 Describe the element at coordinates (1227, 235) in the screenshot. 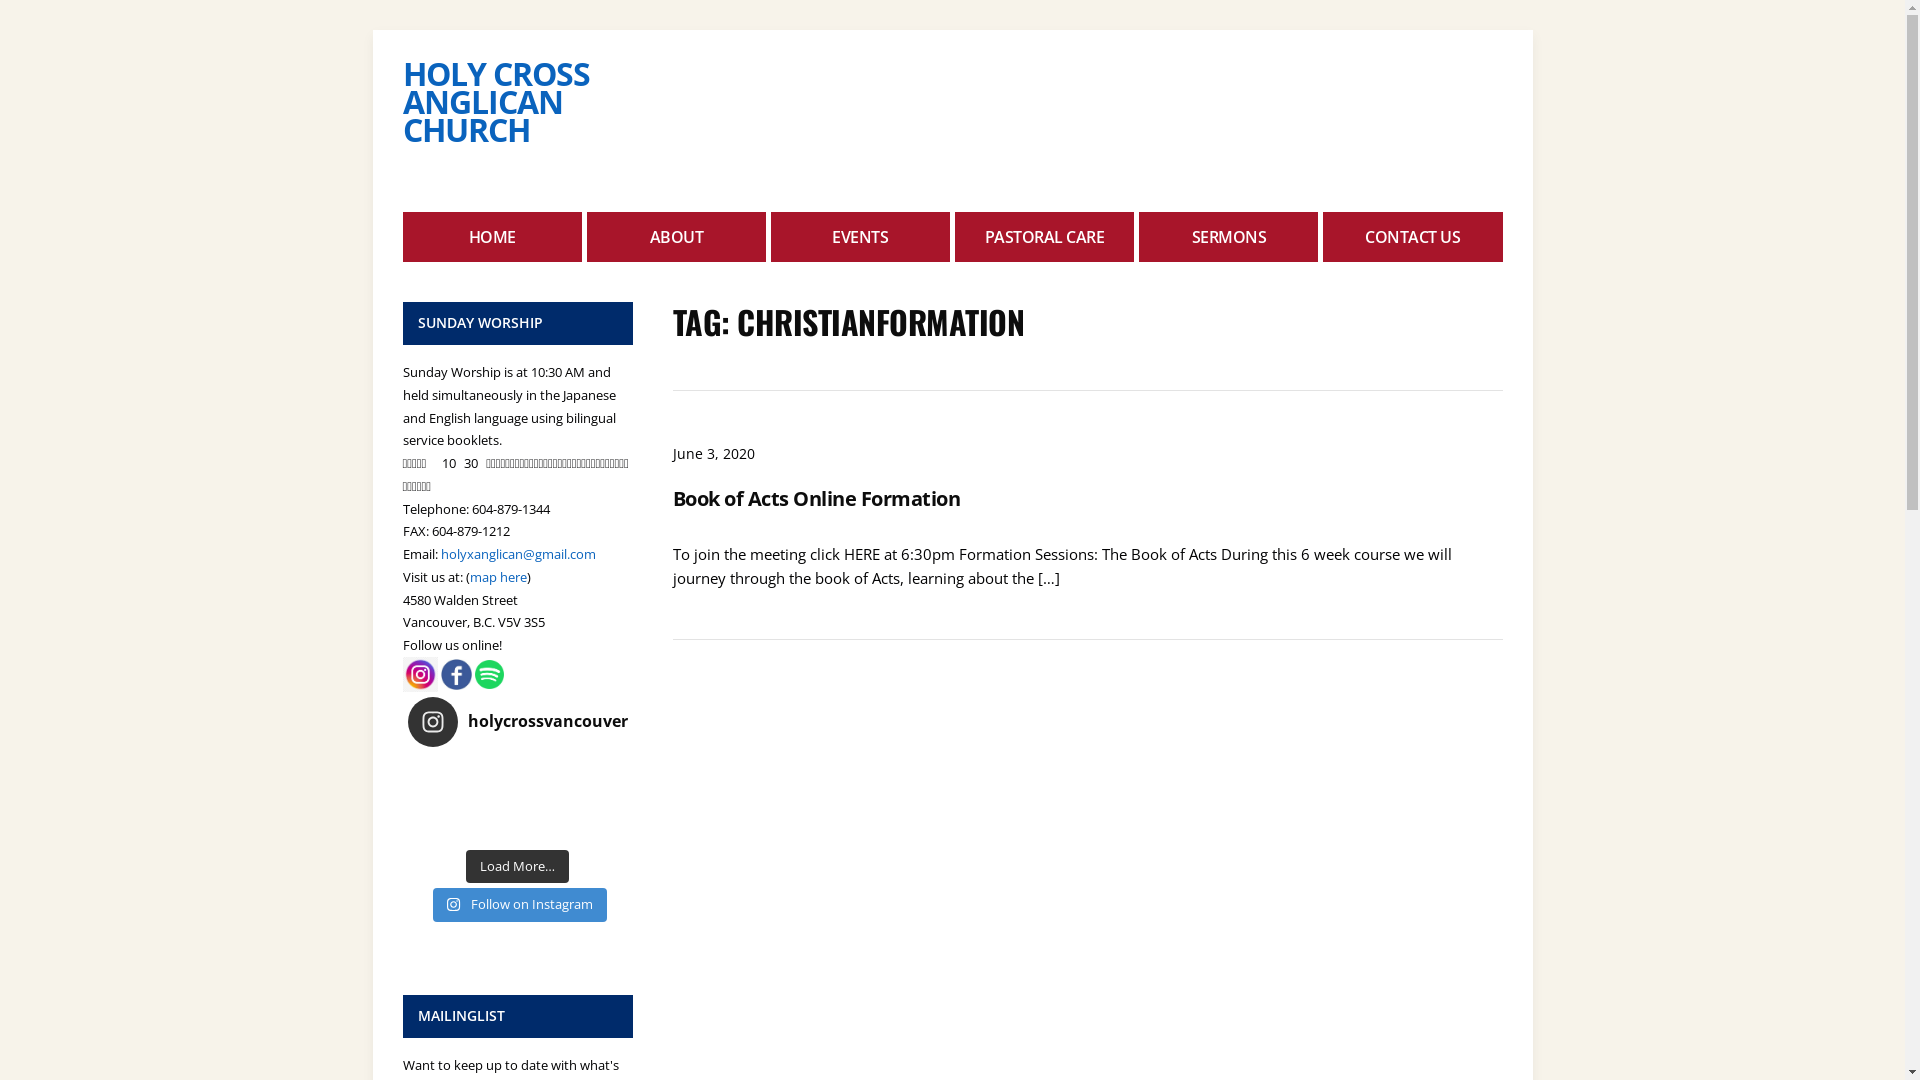

I see `'SERMONS'` at that location.